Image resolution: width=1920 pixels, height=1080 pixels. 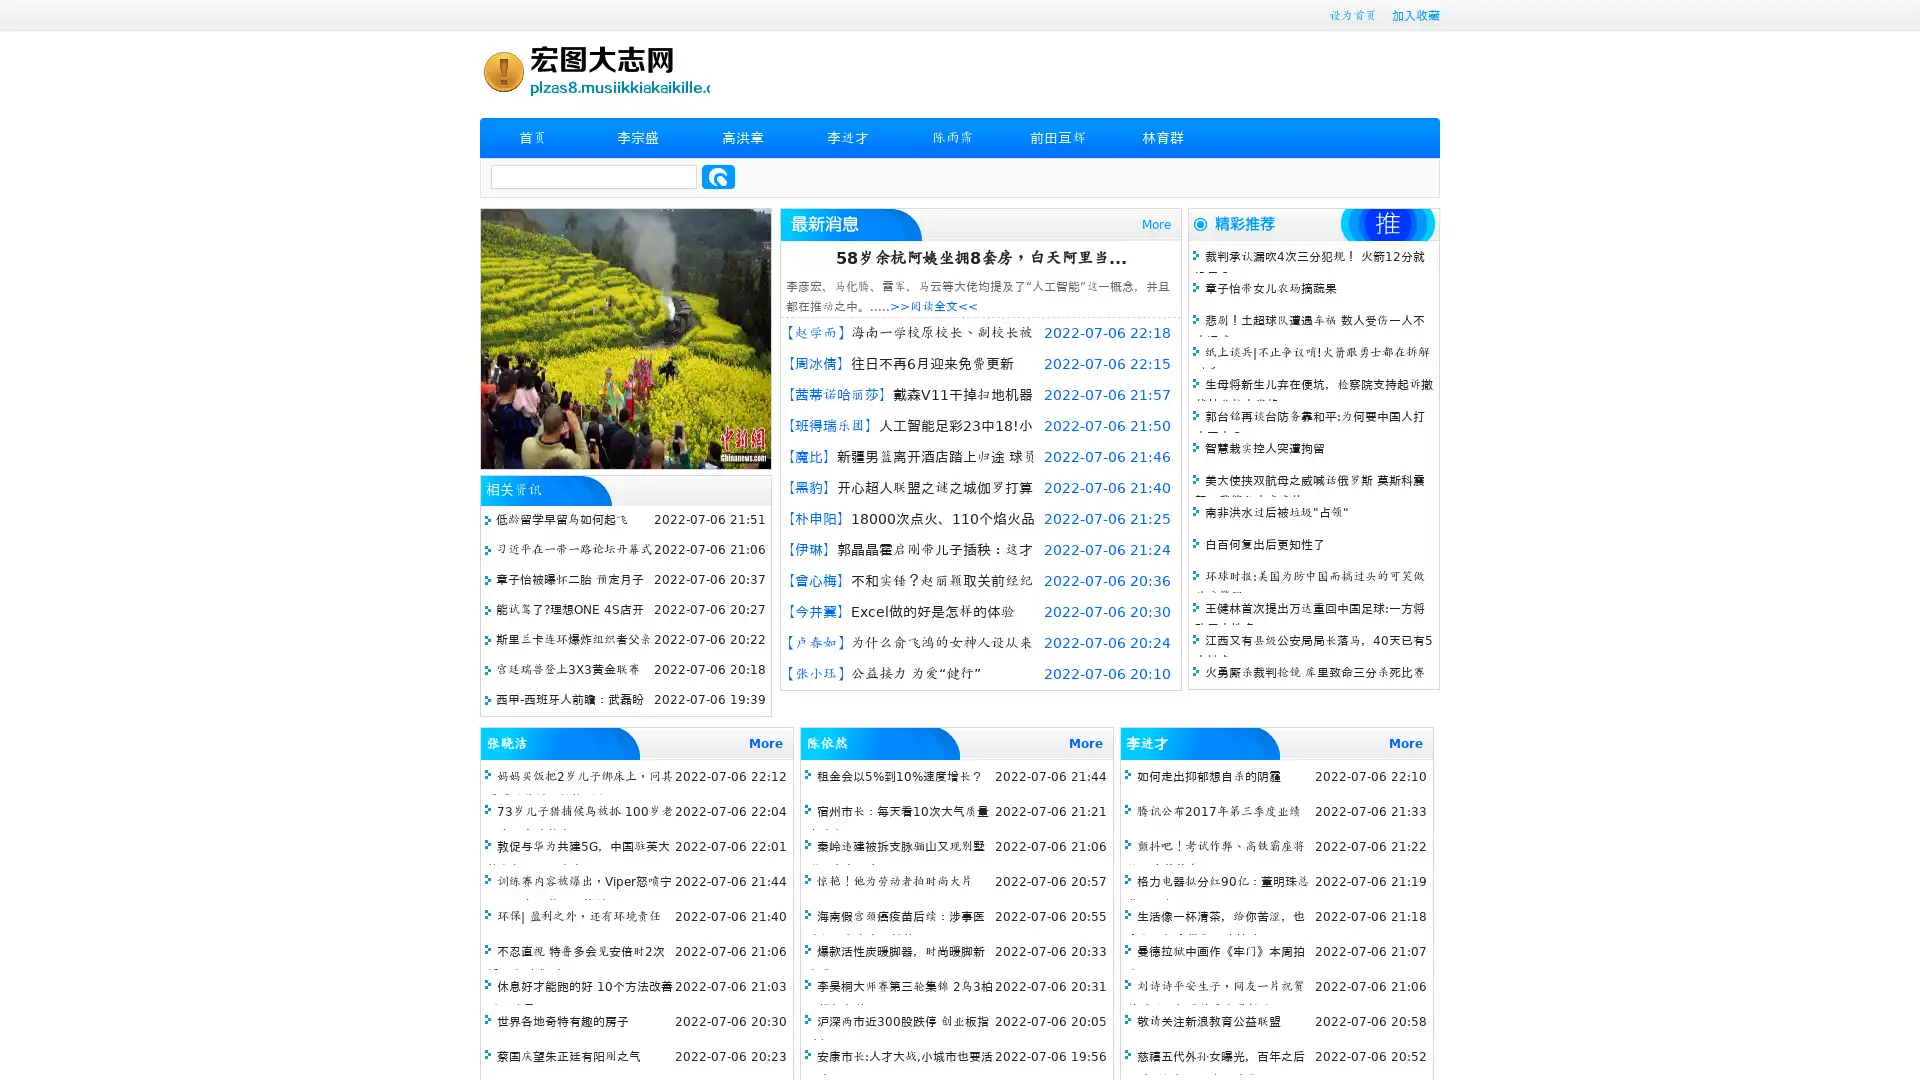 What do you see at coordinates (718, 176) in the screenshot?
I see `Search` at bounding box center [718, 176].